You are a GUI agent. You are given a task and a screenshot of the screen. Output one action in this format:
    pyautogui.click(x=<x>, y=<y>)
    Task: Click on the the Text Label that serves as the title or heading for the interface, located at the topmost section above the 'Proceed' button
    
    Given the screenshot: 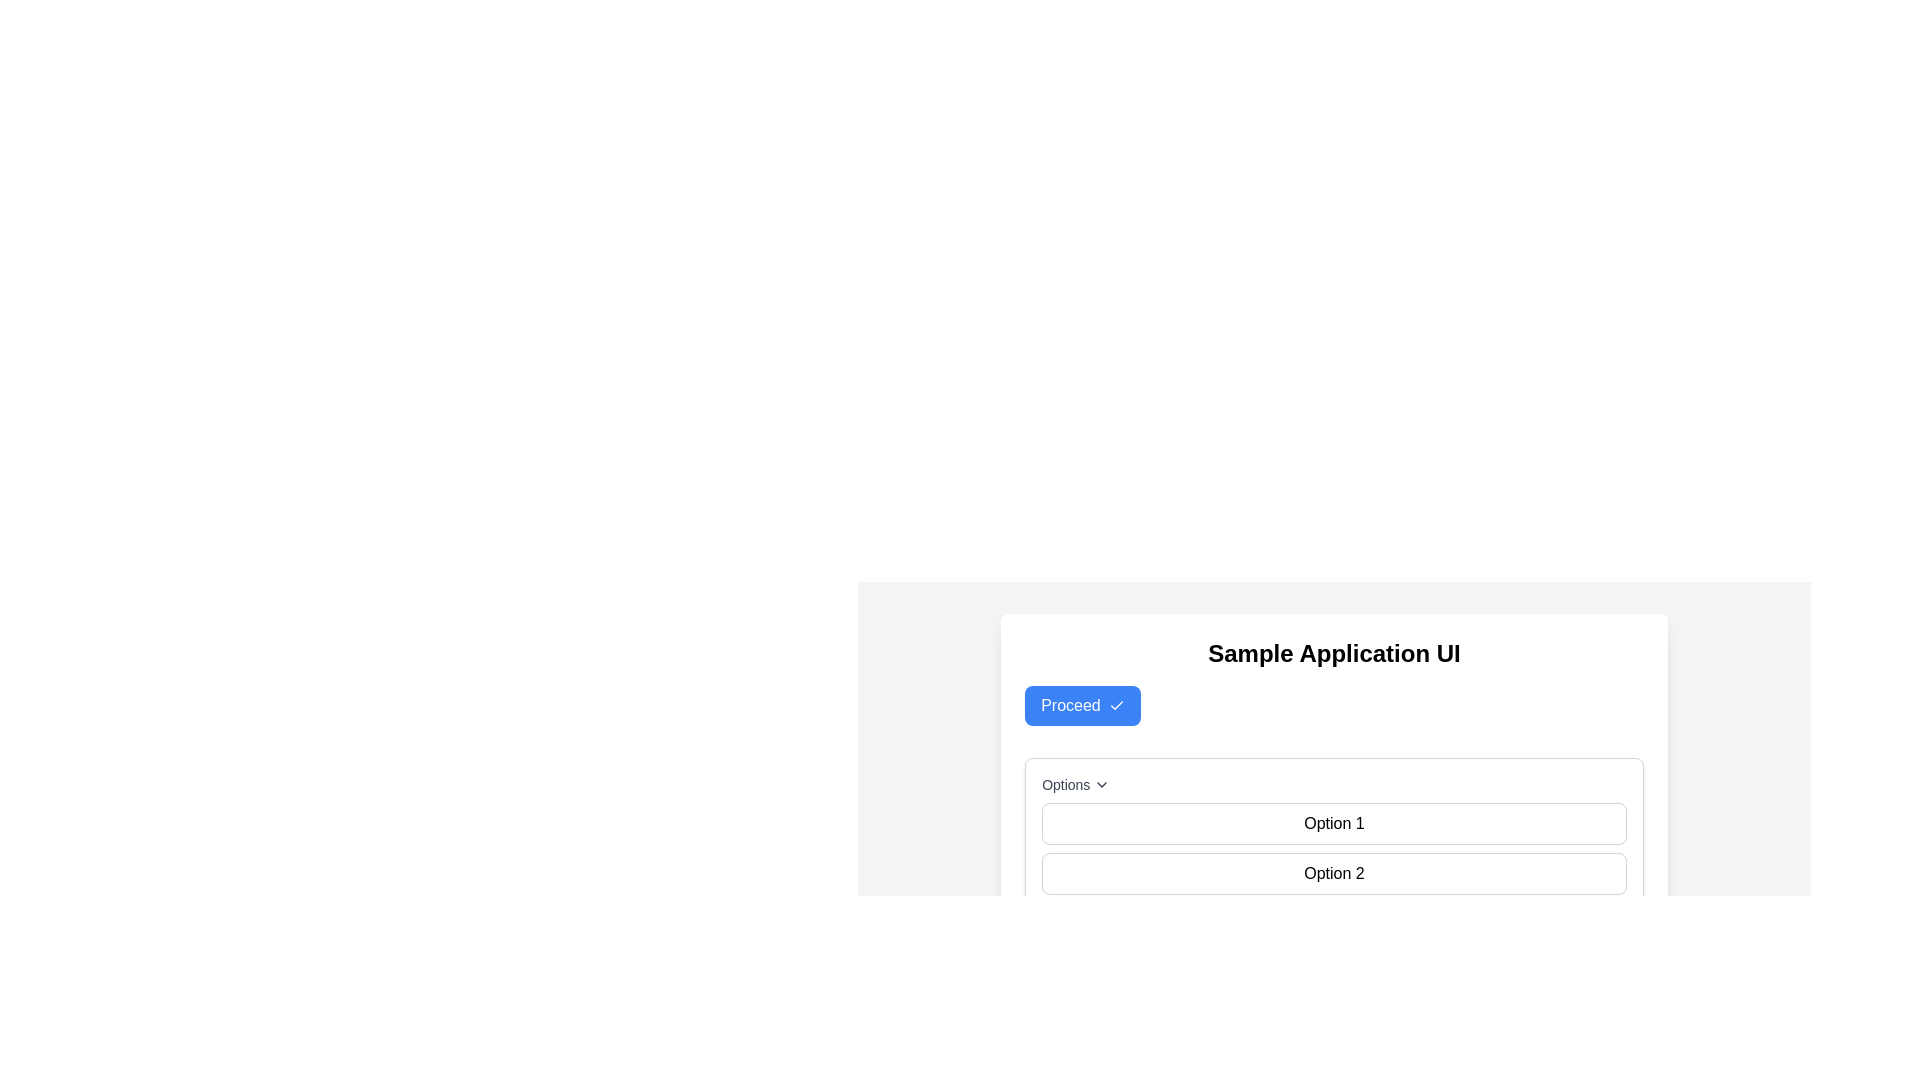 What is the action you would take?
    pyautogui.click(x=1334, y=654)
    